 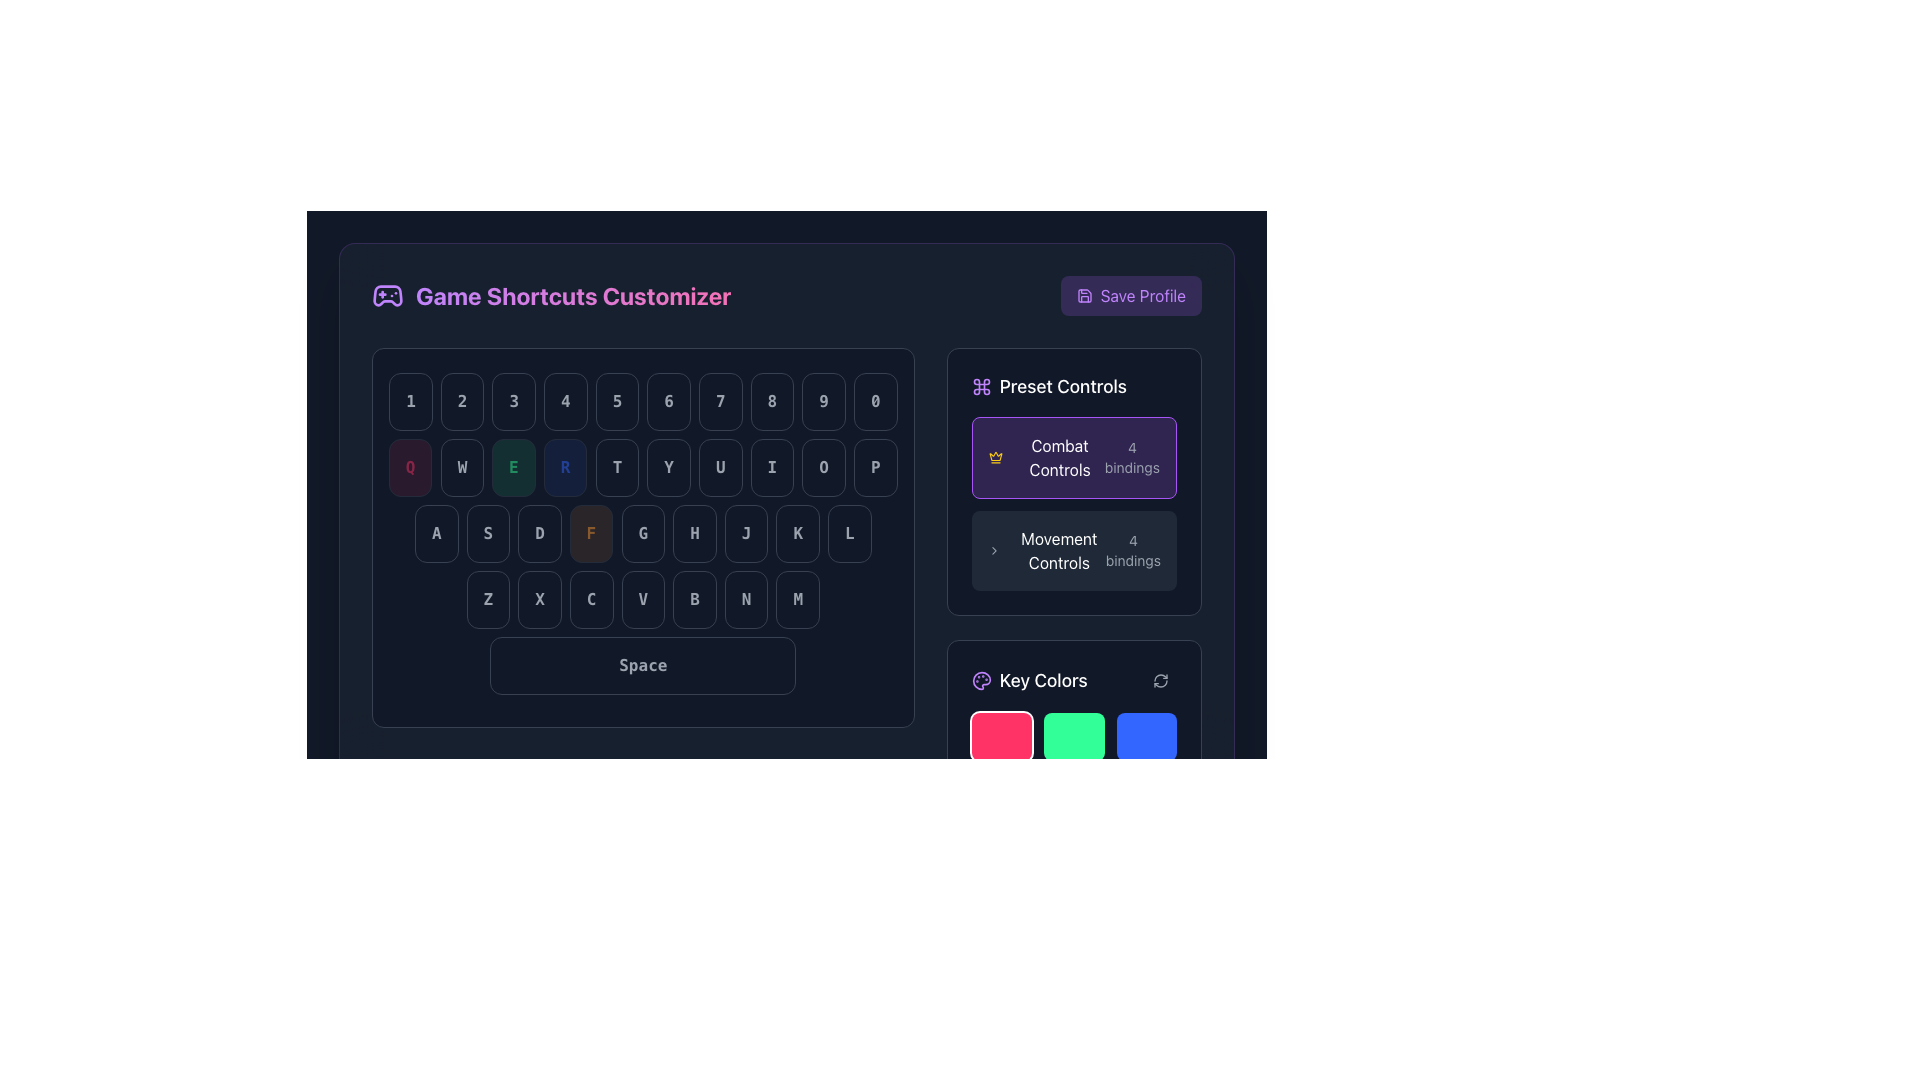 What do you see at coordinates (695, 532) in the screenshot?
I see `the button labeled 'H' which is the second button from the left in a row of similar buttons on a virtual keyboard interface` at bounding box center [695, 532].